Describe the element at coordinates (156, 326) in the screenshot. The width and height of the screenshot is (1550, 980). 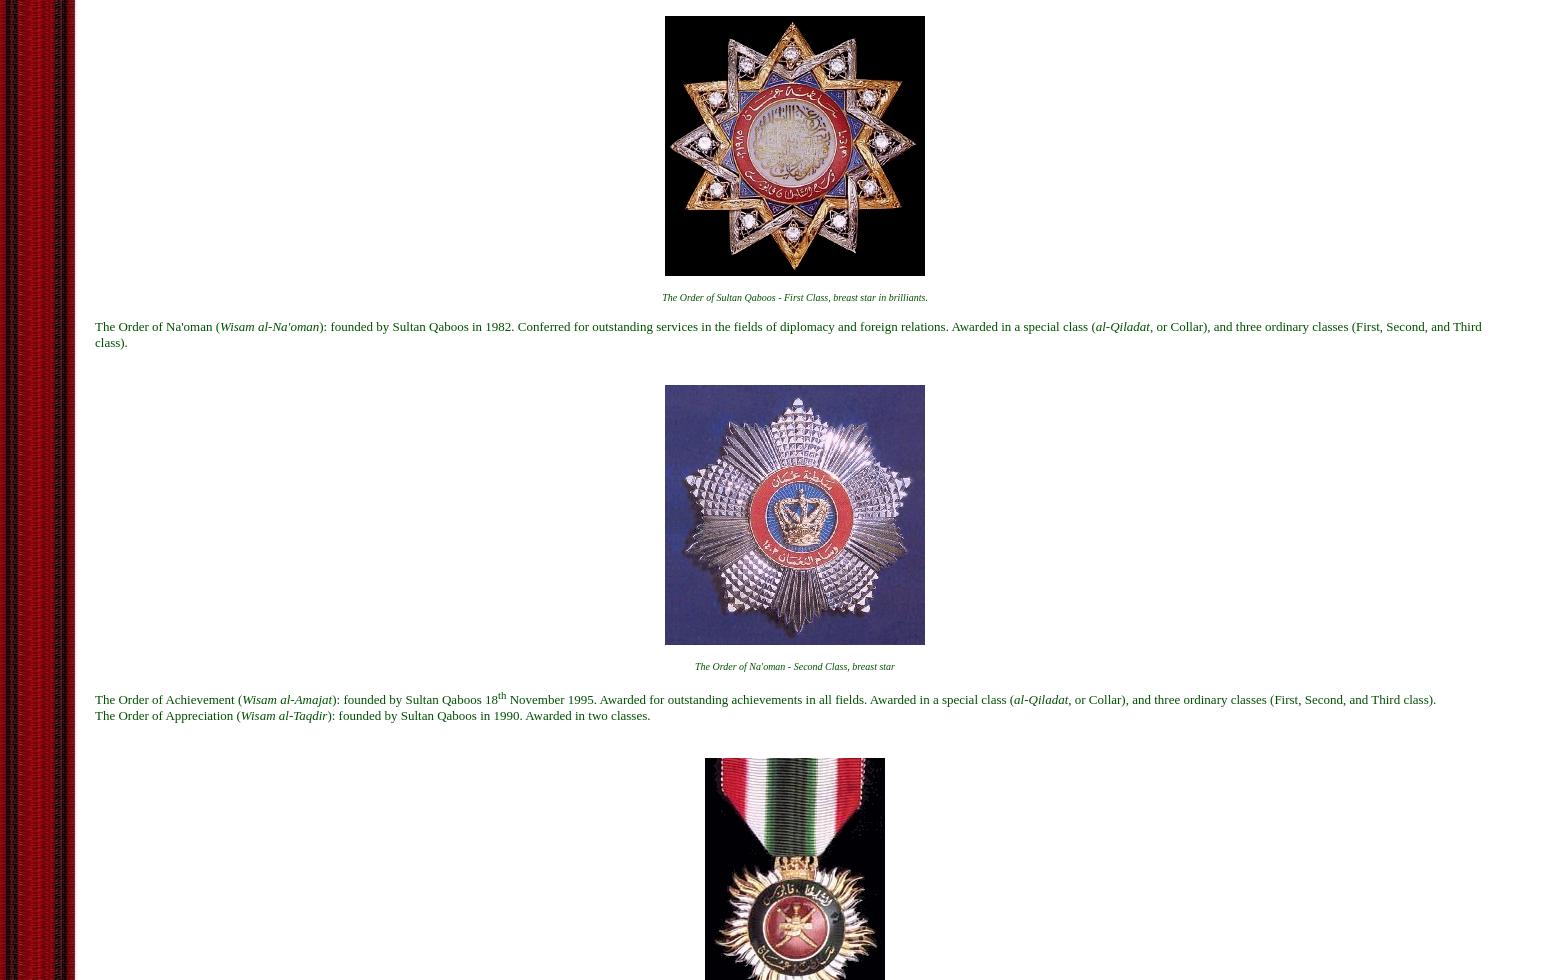
I see `'The Order of Na'oman ('` at that location.